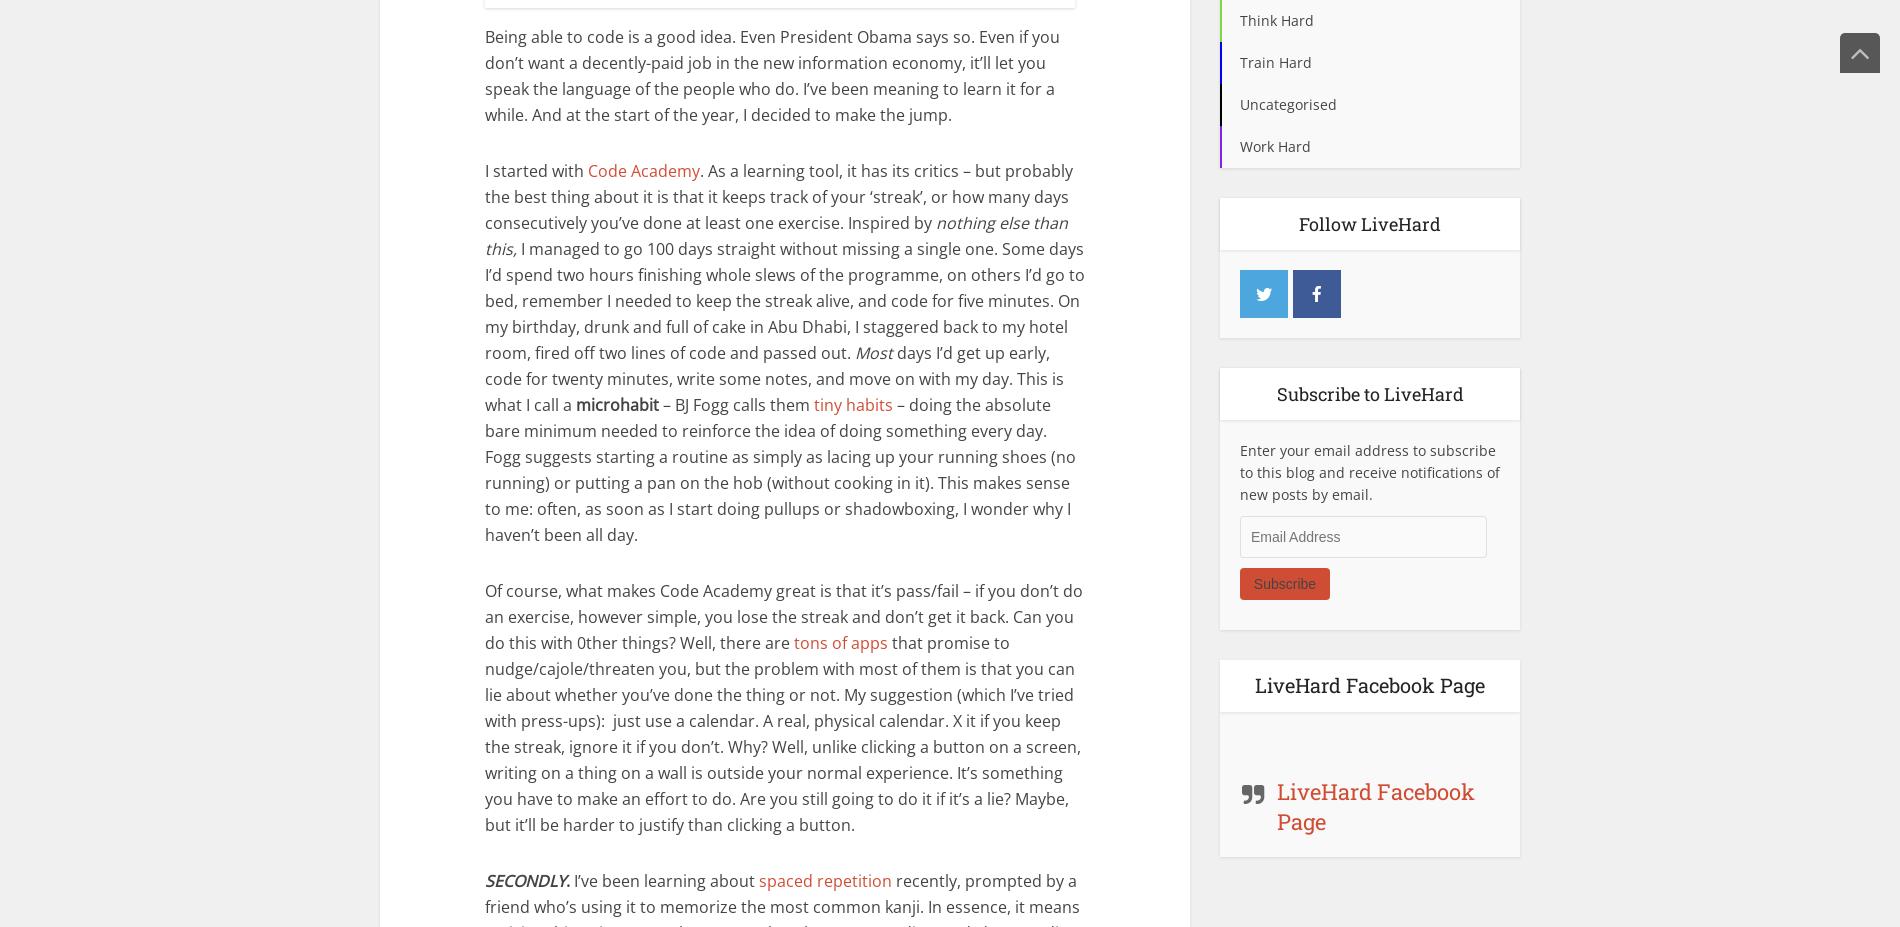 The height and width of the screenshot is (927, 1900). What do you see at coordinates (778, 195) in the screenshot?
I see `'. As a learning tool, it has its critics – but probably the best thing about it is that it keeps track of your ‘streak’, or how many days consecutively you’ve done at least one exercise. Inspired by'` at bounding box center [778, 195].